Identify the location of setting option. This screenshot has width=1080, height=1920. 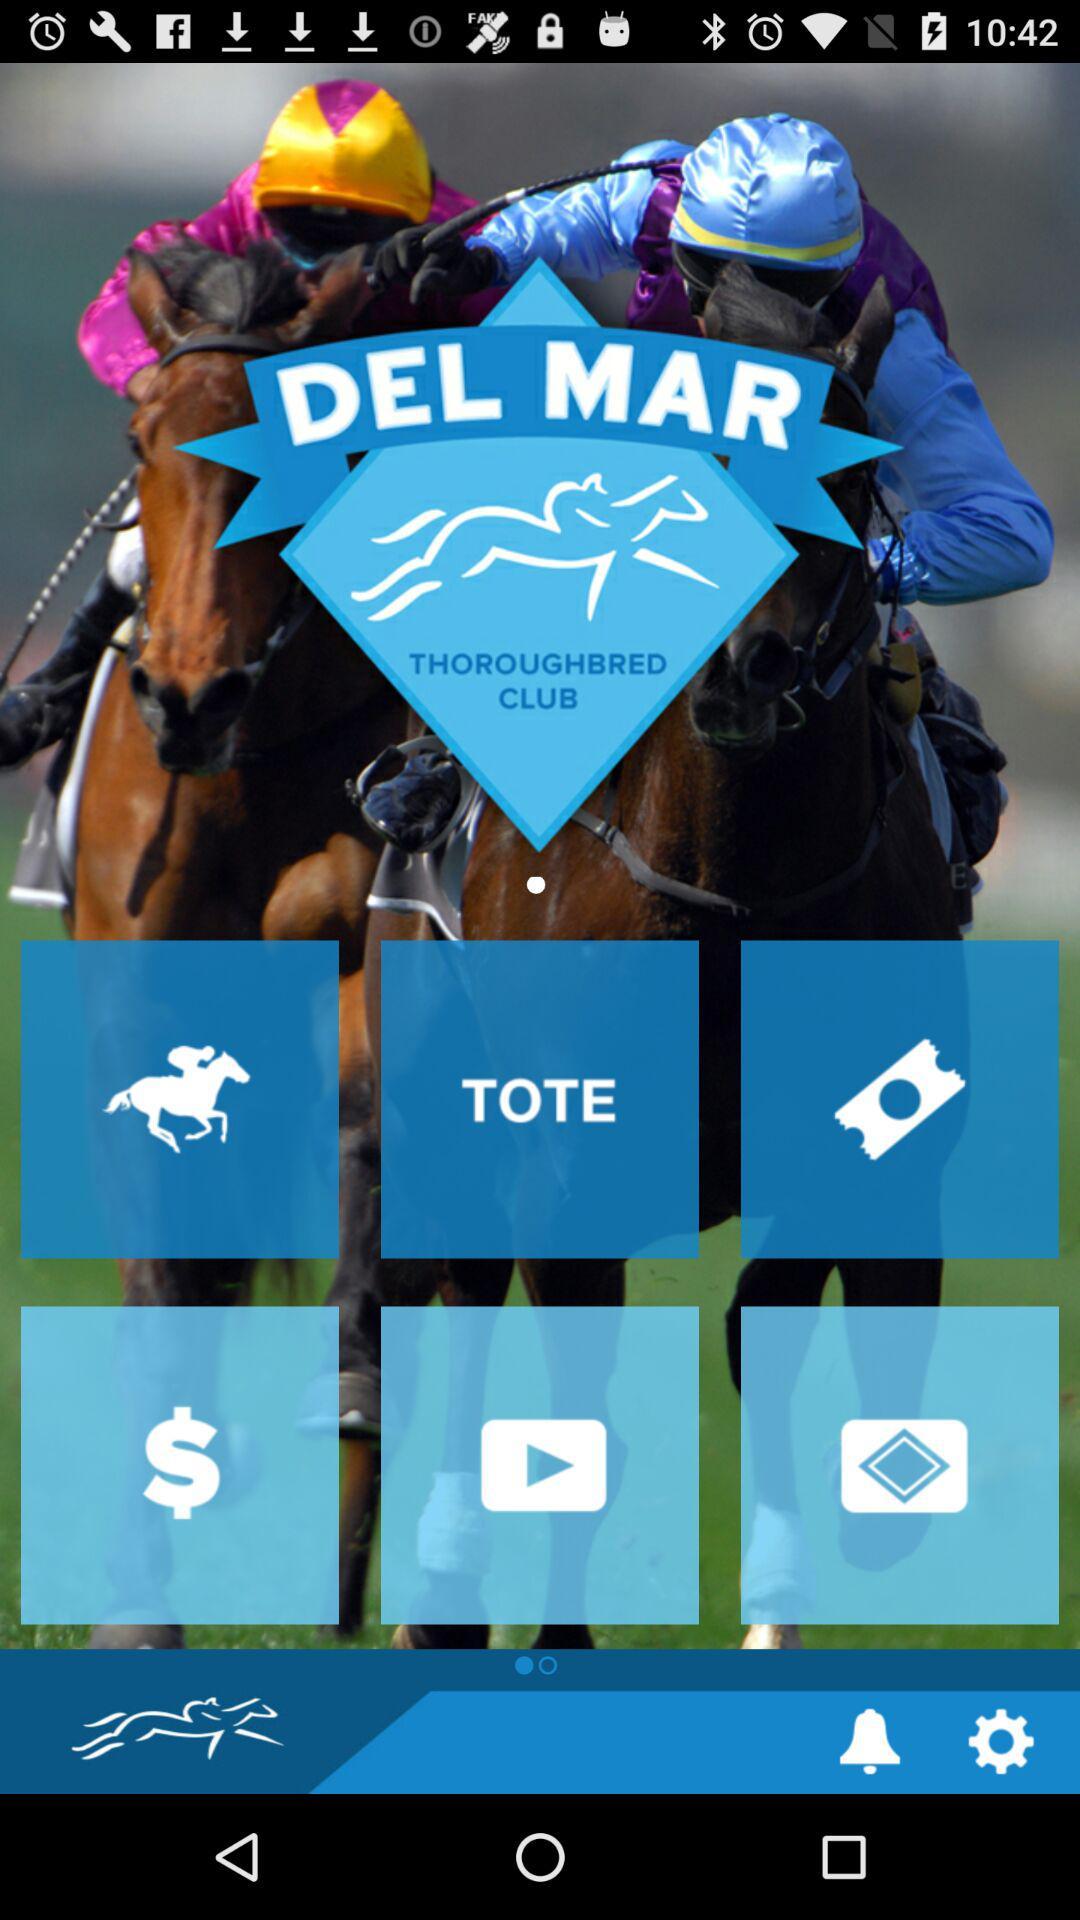
(1001, 1740).